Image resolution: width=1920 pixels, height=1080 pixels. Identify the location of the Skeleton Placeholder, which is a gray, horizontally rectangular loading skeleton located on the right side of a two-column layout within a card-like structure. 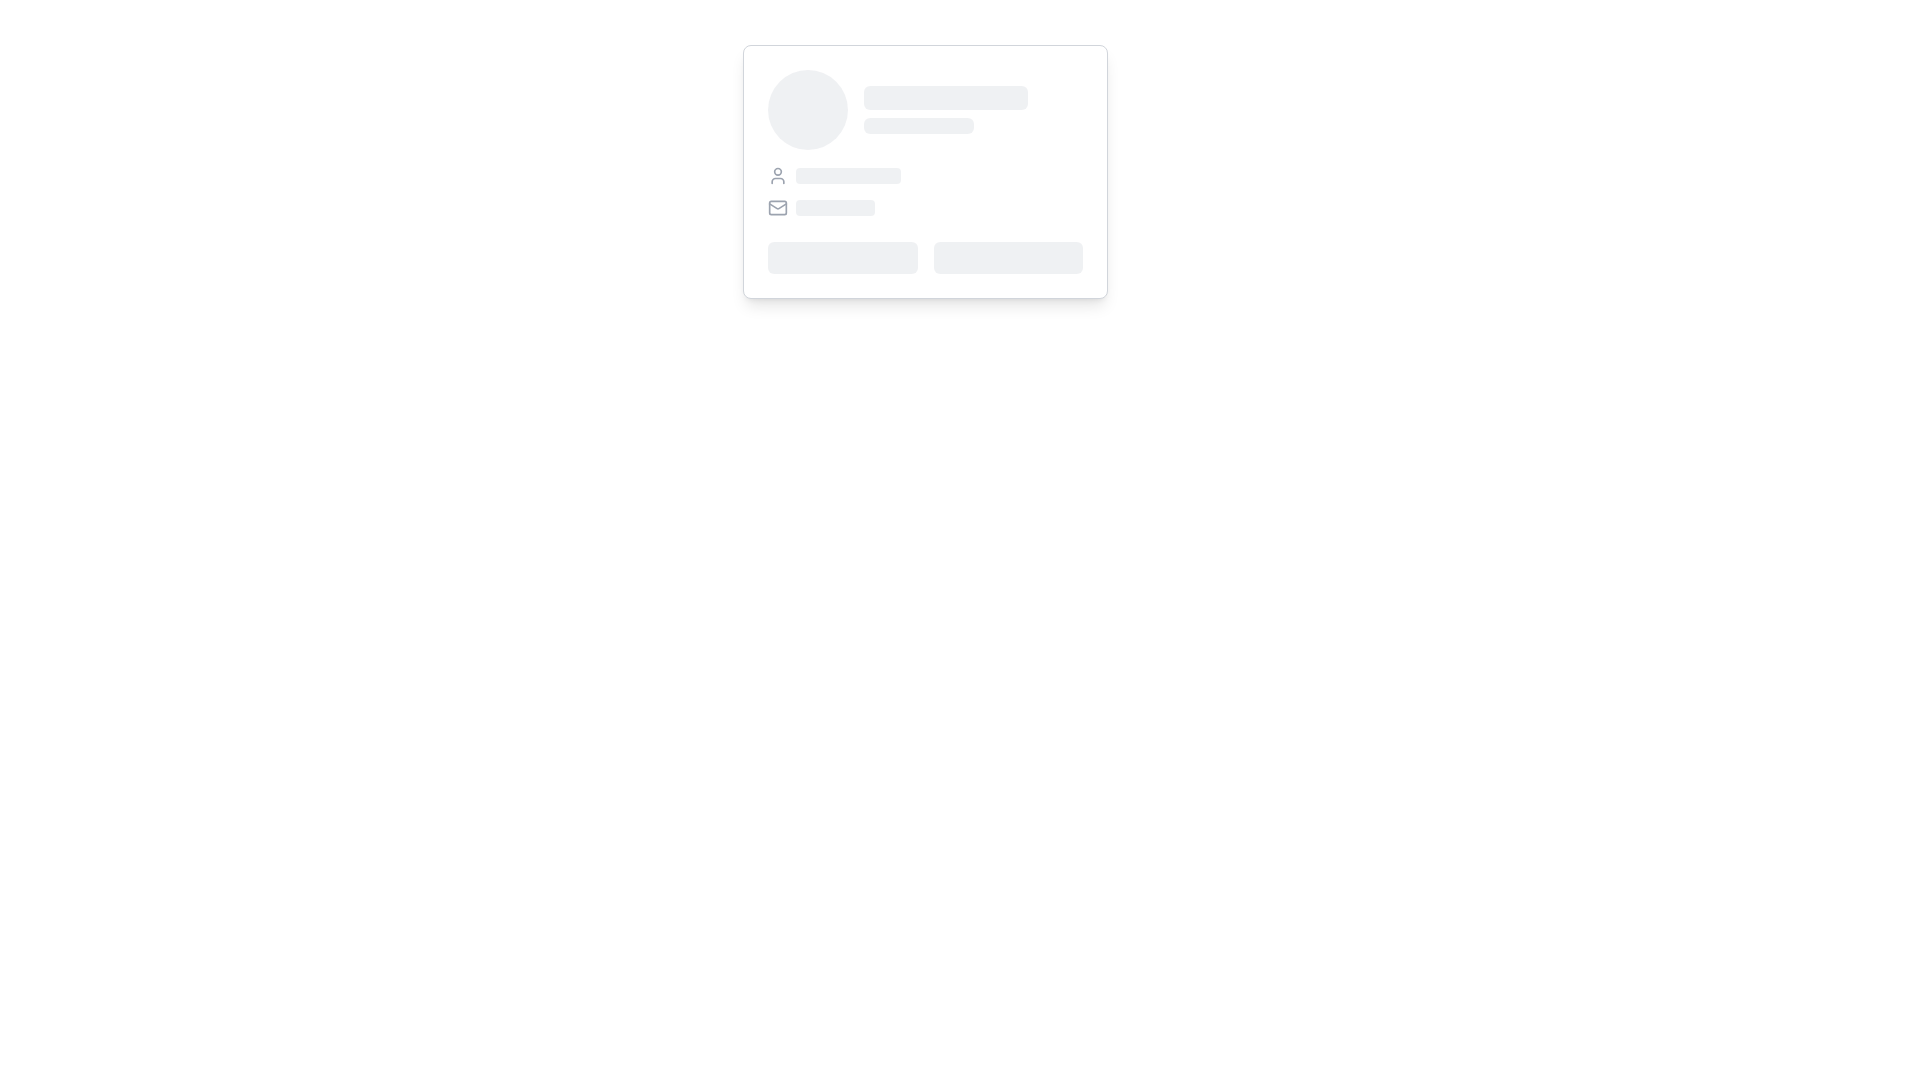
(1008, 257).